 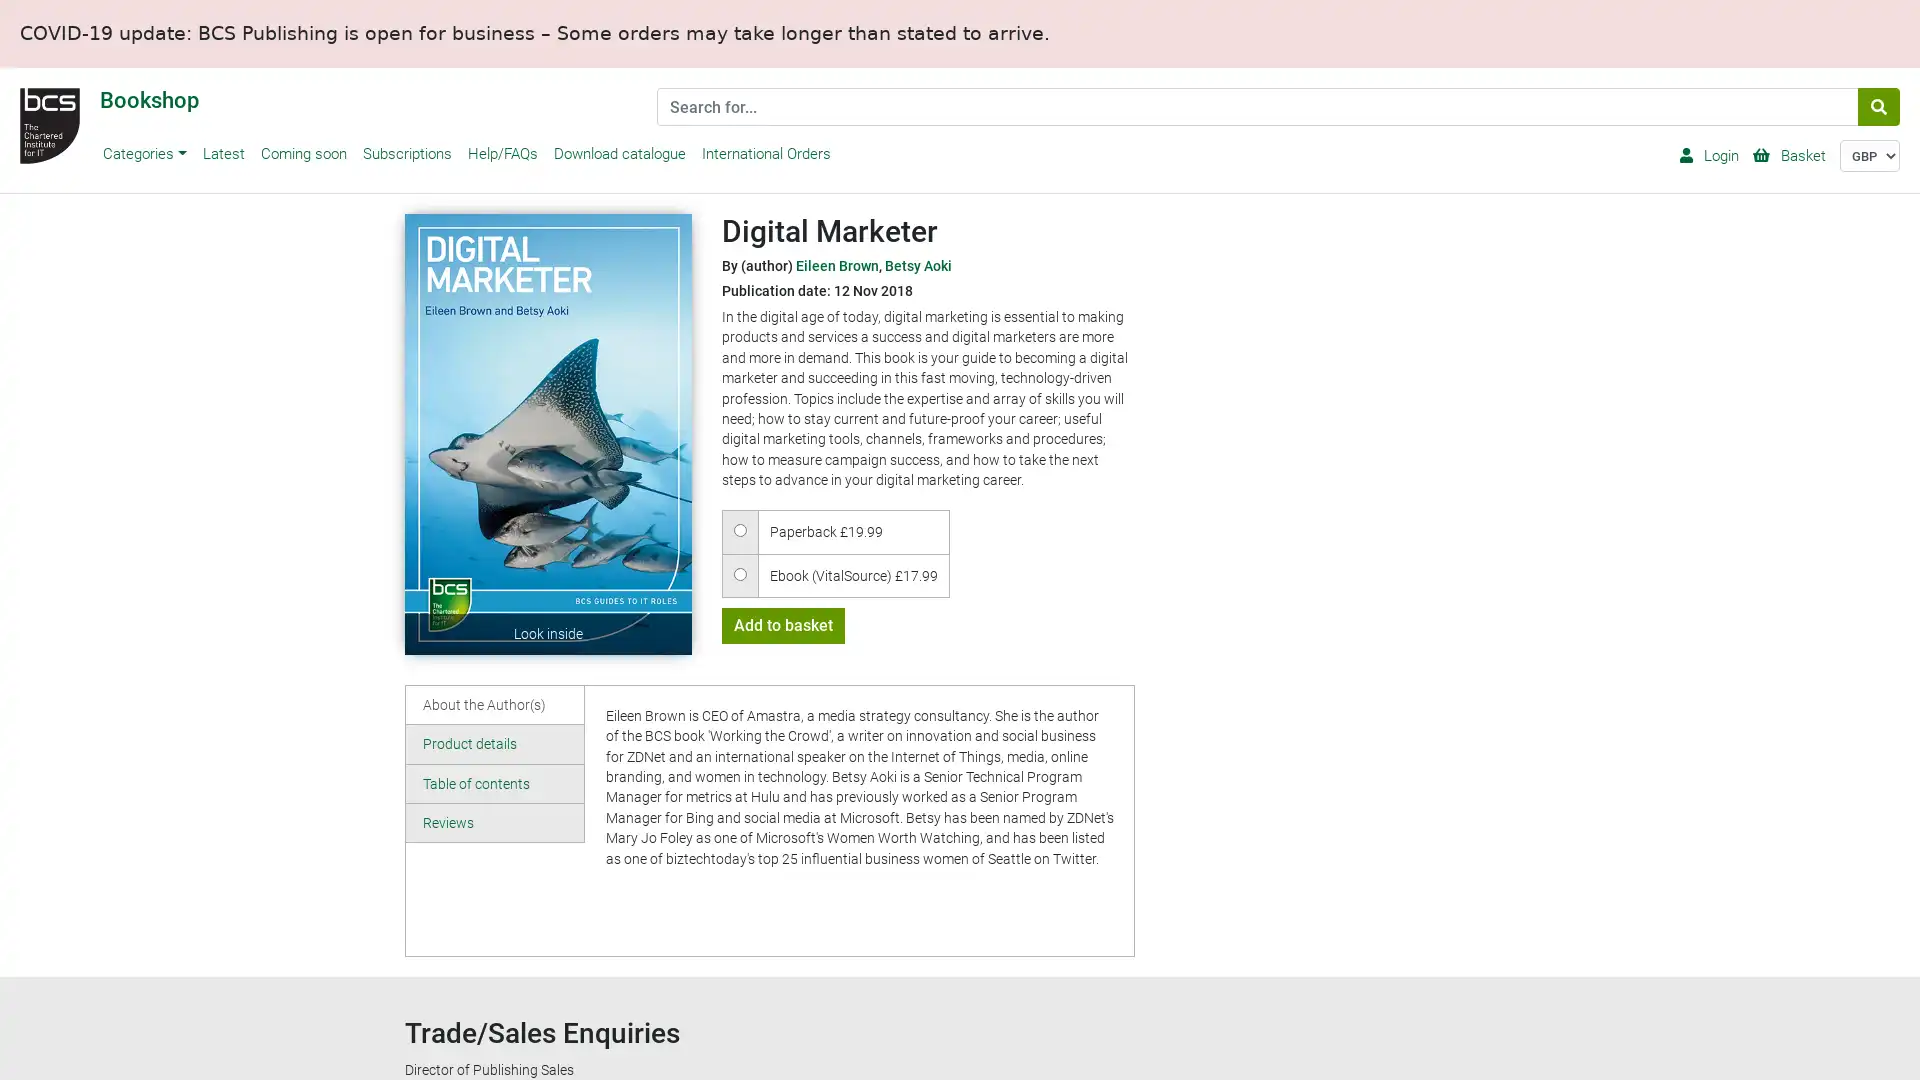 What do you see at coordinates (781, 624) in the screenshot?
I see `Add to basket` at bounding box center [781, 624].